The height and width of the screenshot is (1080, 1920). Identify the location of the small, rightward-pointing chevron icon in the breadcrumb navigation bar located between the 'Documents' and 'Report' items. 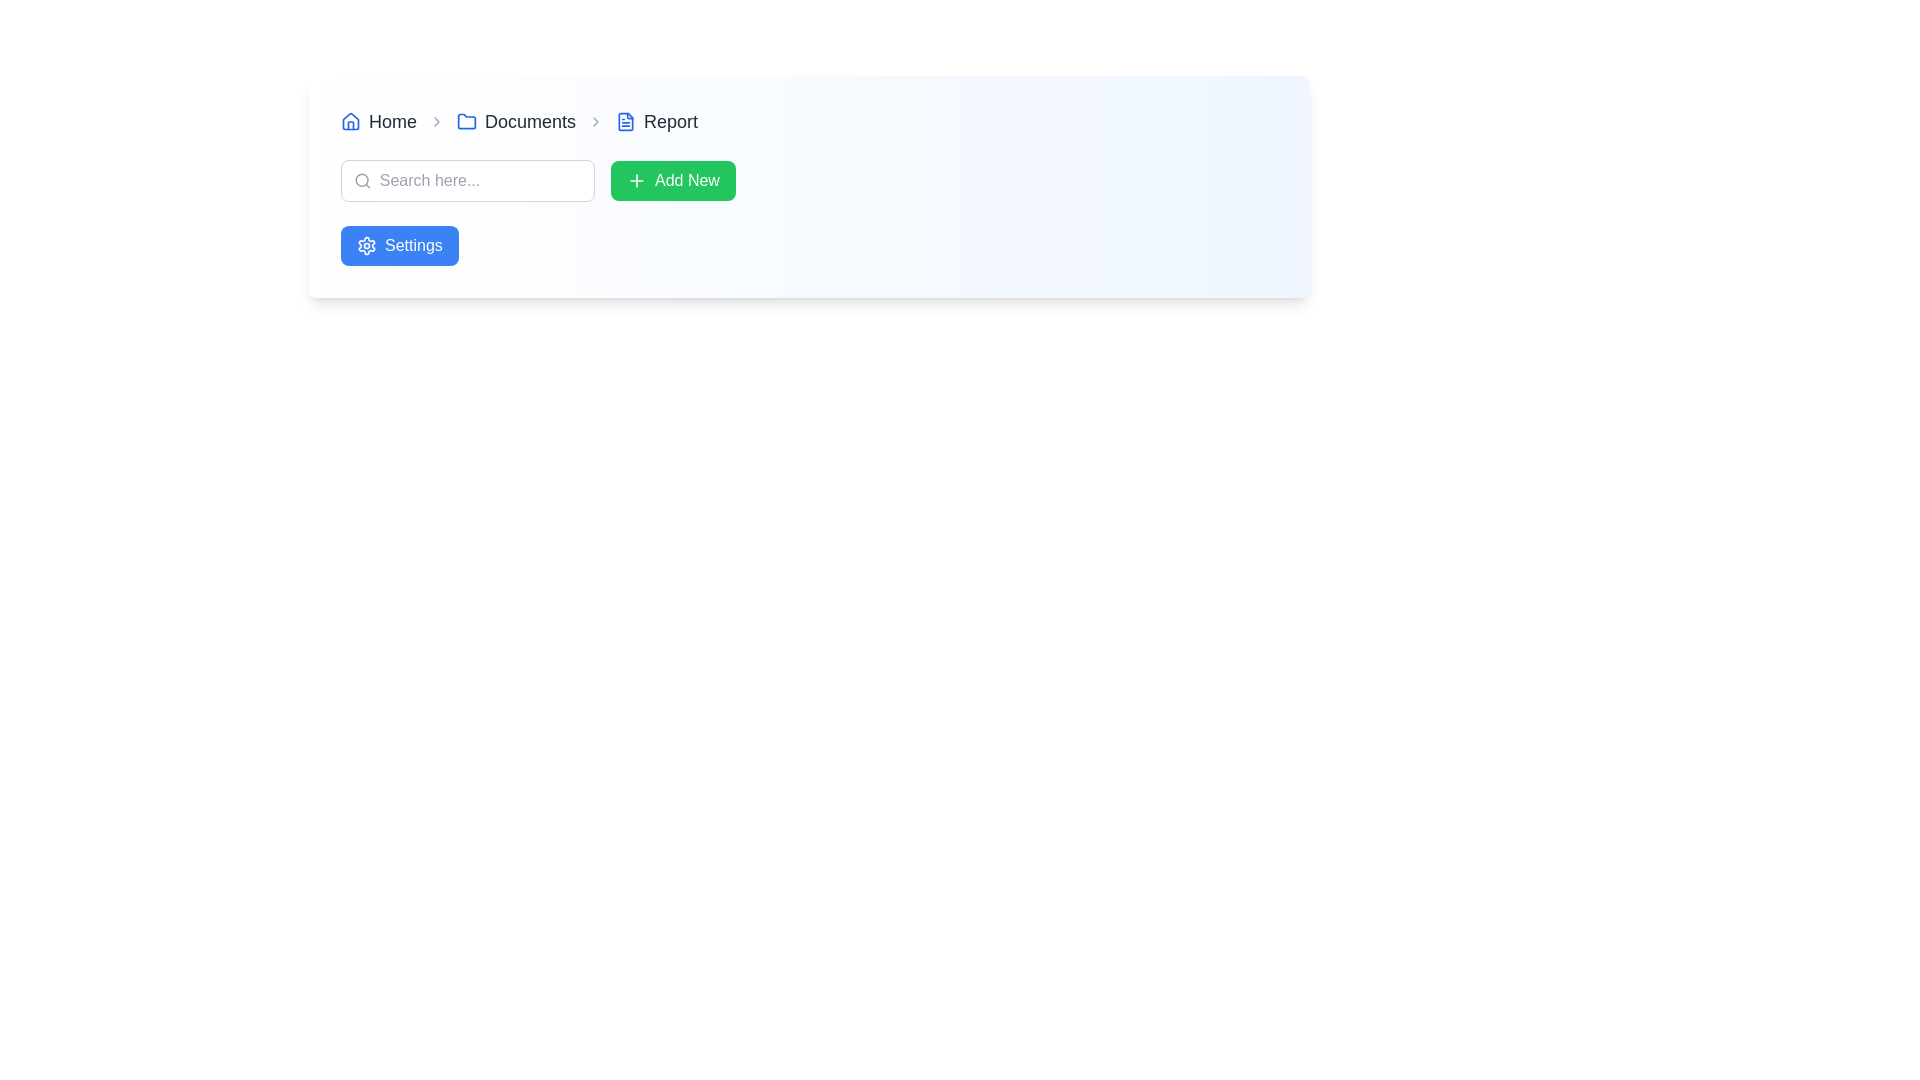
(594, 122).